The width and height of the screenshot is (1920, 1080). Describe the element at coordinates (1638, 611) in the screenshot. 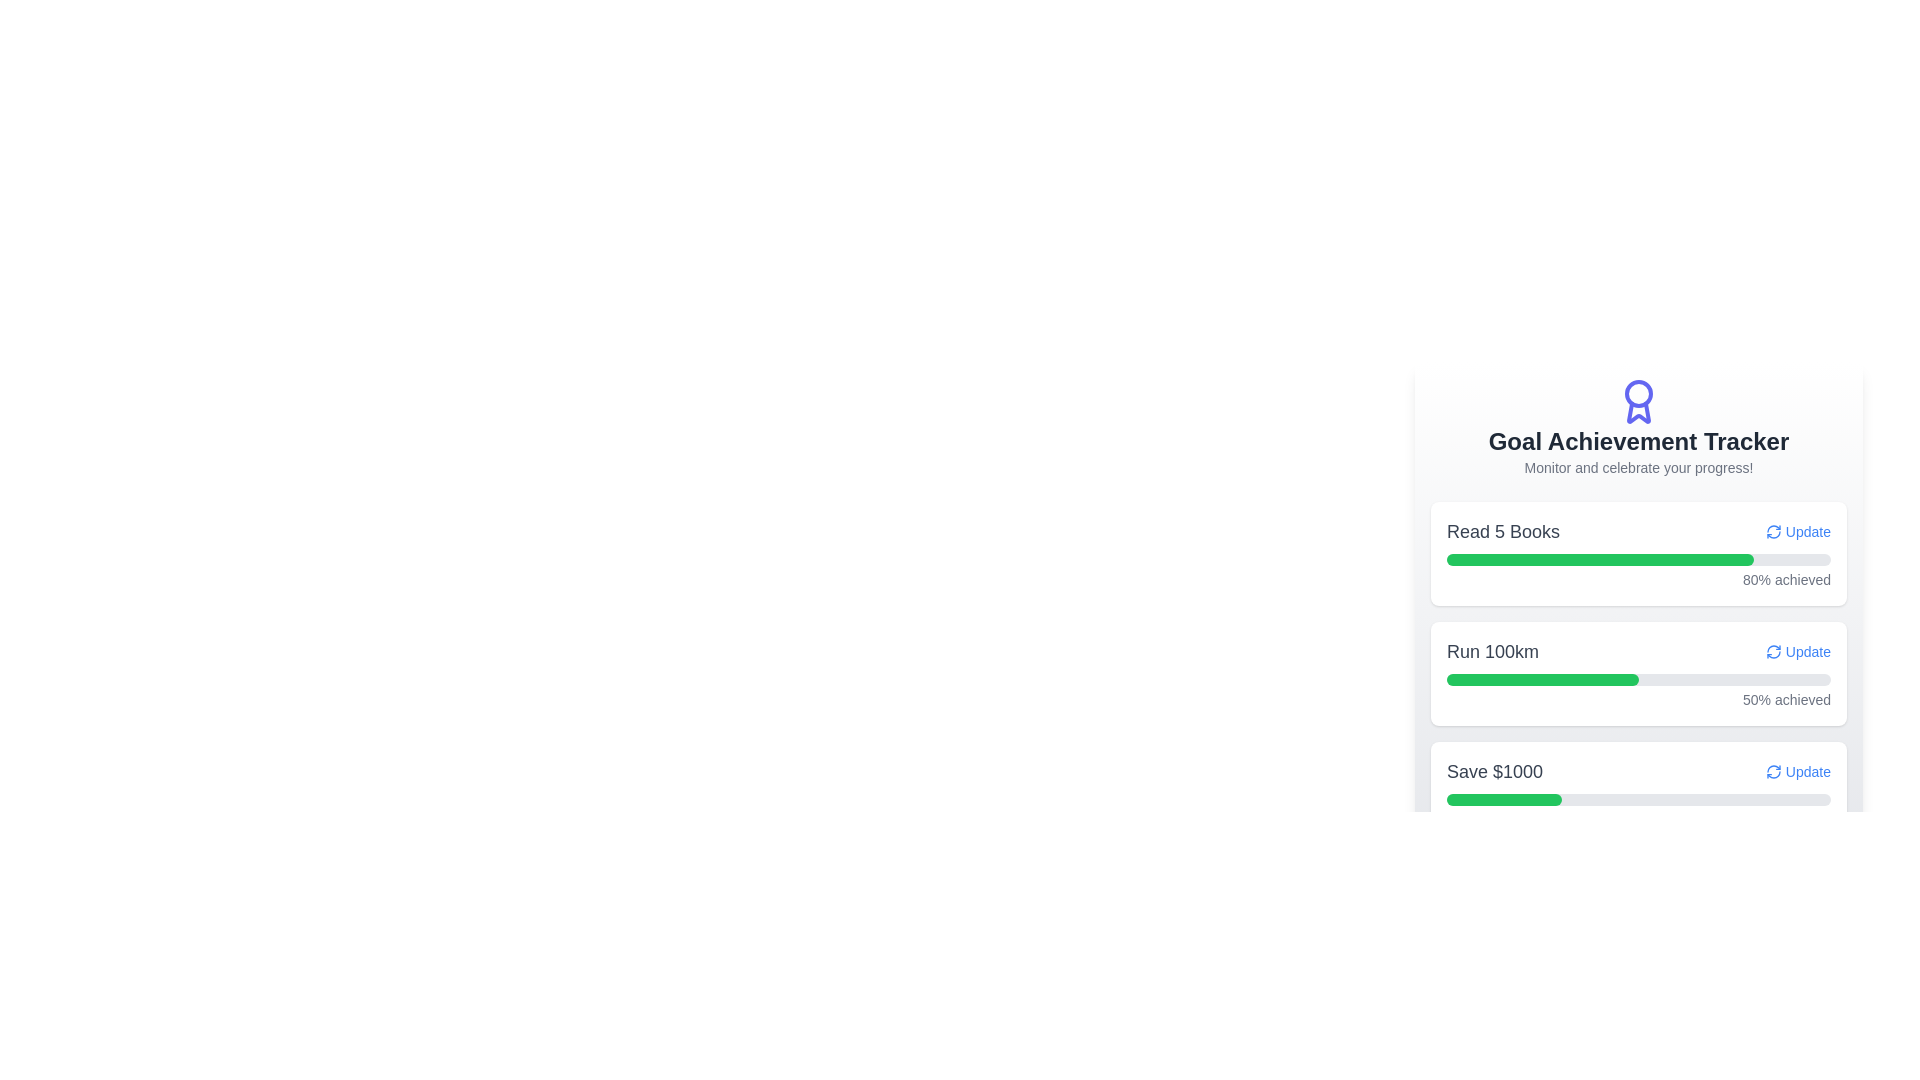

I see `specific items within the Progress Tracker element, which is a vertically oriented card featuring three primary rows with titles, progress bars, and status texts` at that location.